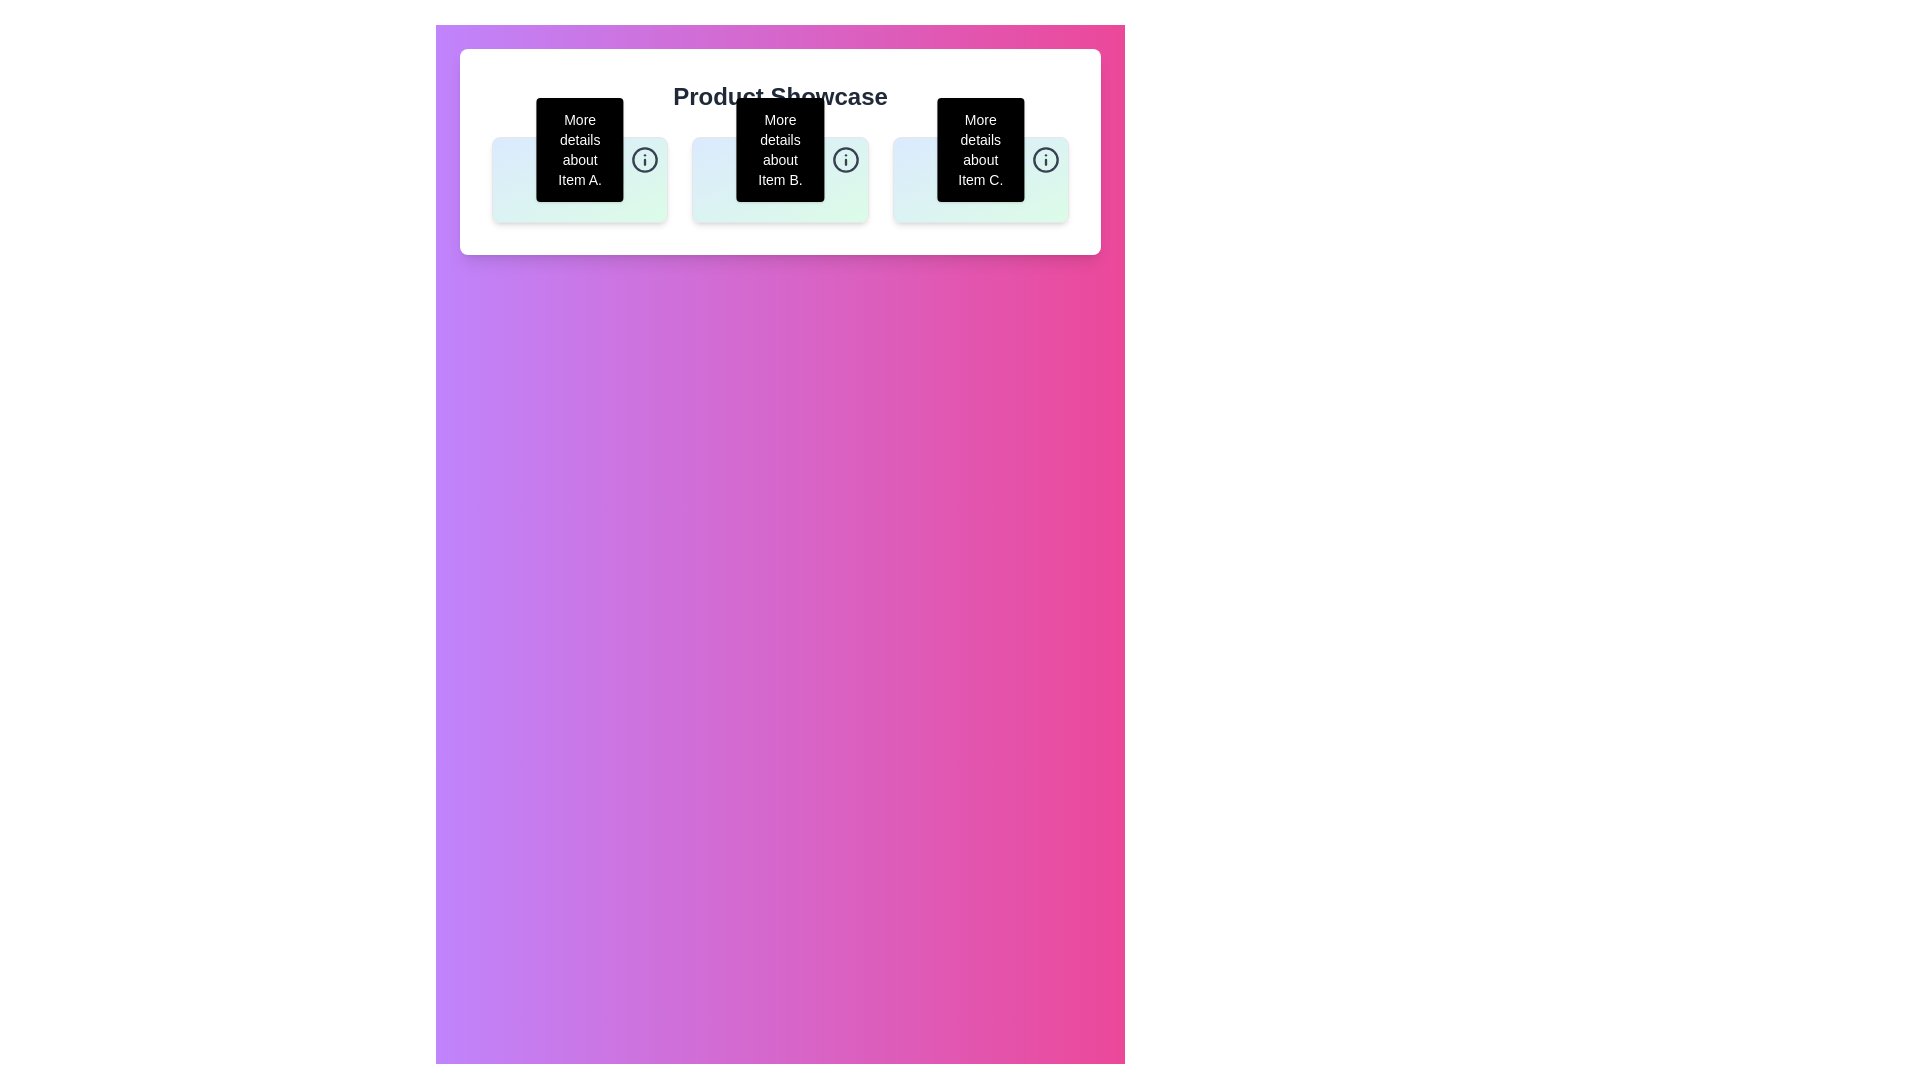 The width and height of the screenshot is (1920, 1080). I want to click on the Card component titled 'Item A' with a gradient background transitioning from light blue to light green, positioned in the leftmost column of a three-column layout, so click(579, 180).